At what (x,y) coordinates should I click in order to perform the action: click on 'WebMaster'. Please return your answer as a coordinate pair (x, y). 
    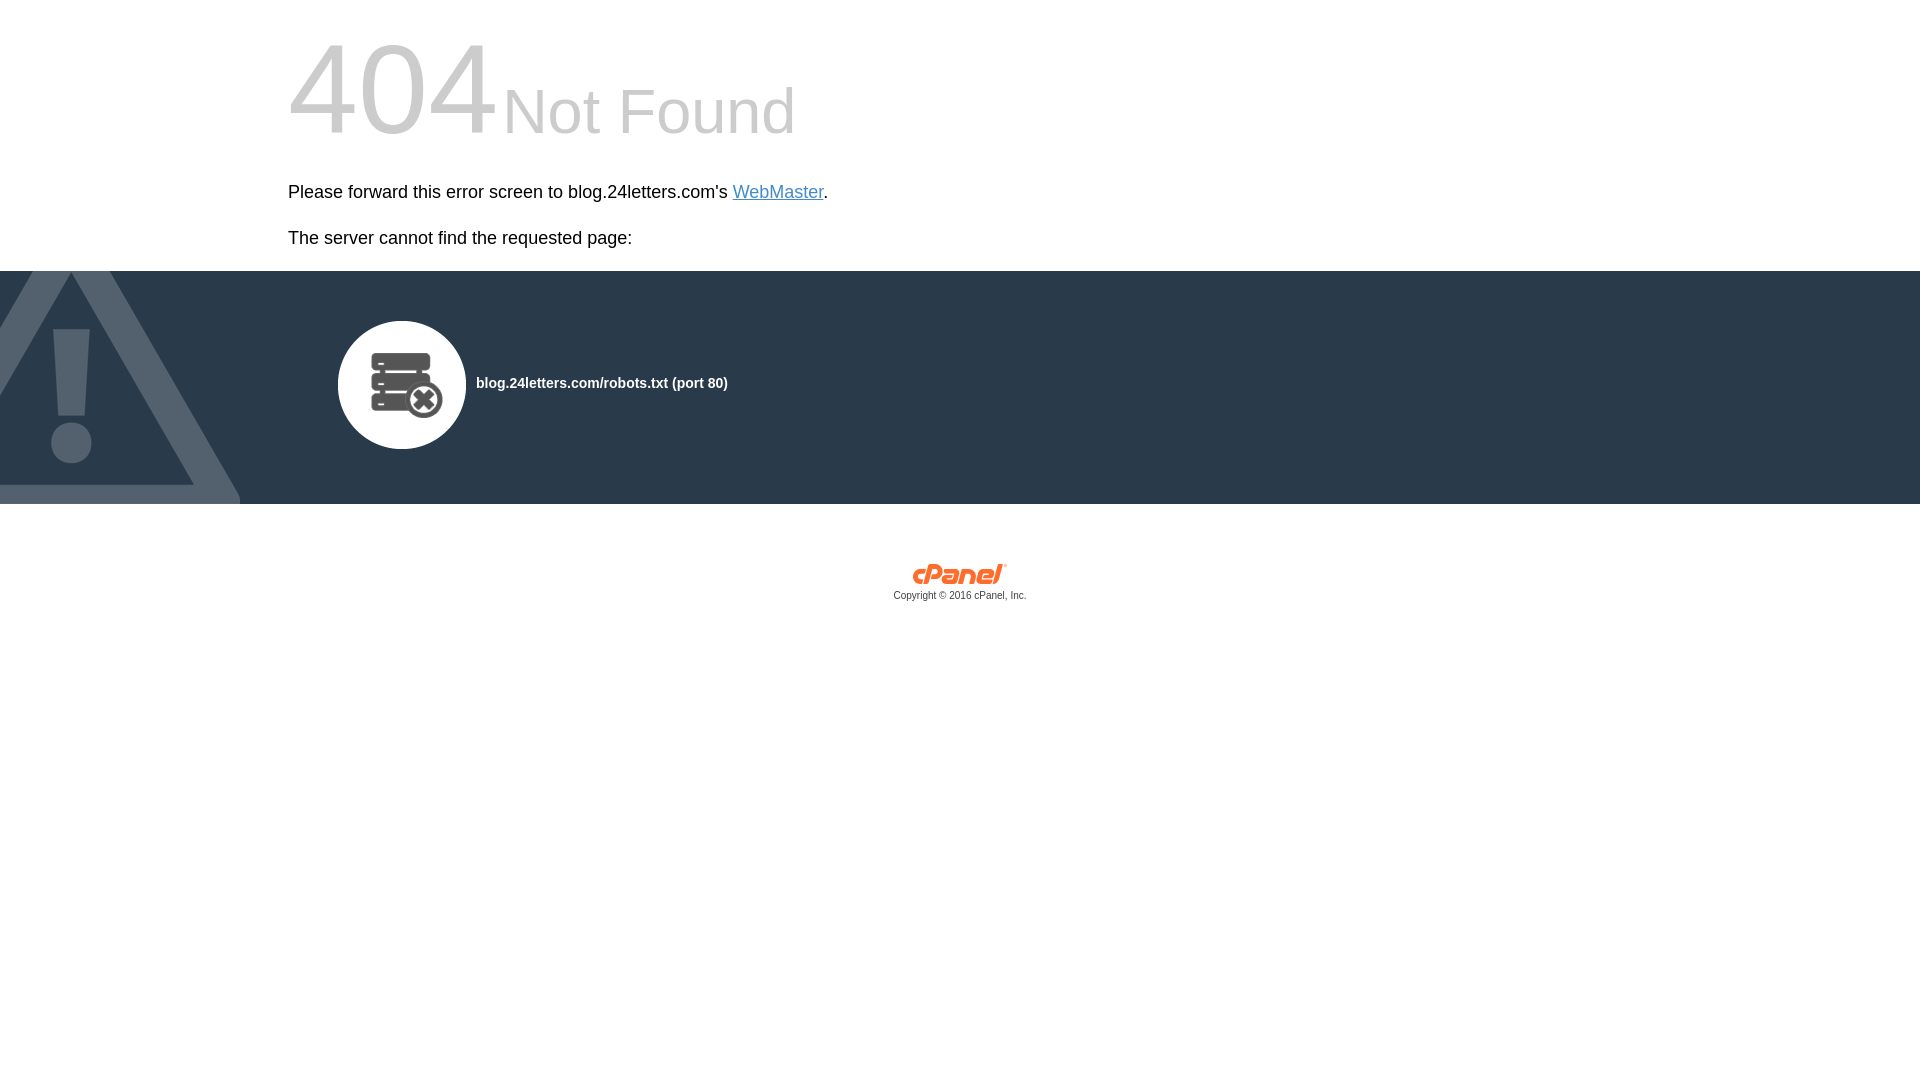
    Looking at the image, I should click on (732, 192).